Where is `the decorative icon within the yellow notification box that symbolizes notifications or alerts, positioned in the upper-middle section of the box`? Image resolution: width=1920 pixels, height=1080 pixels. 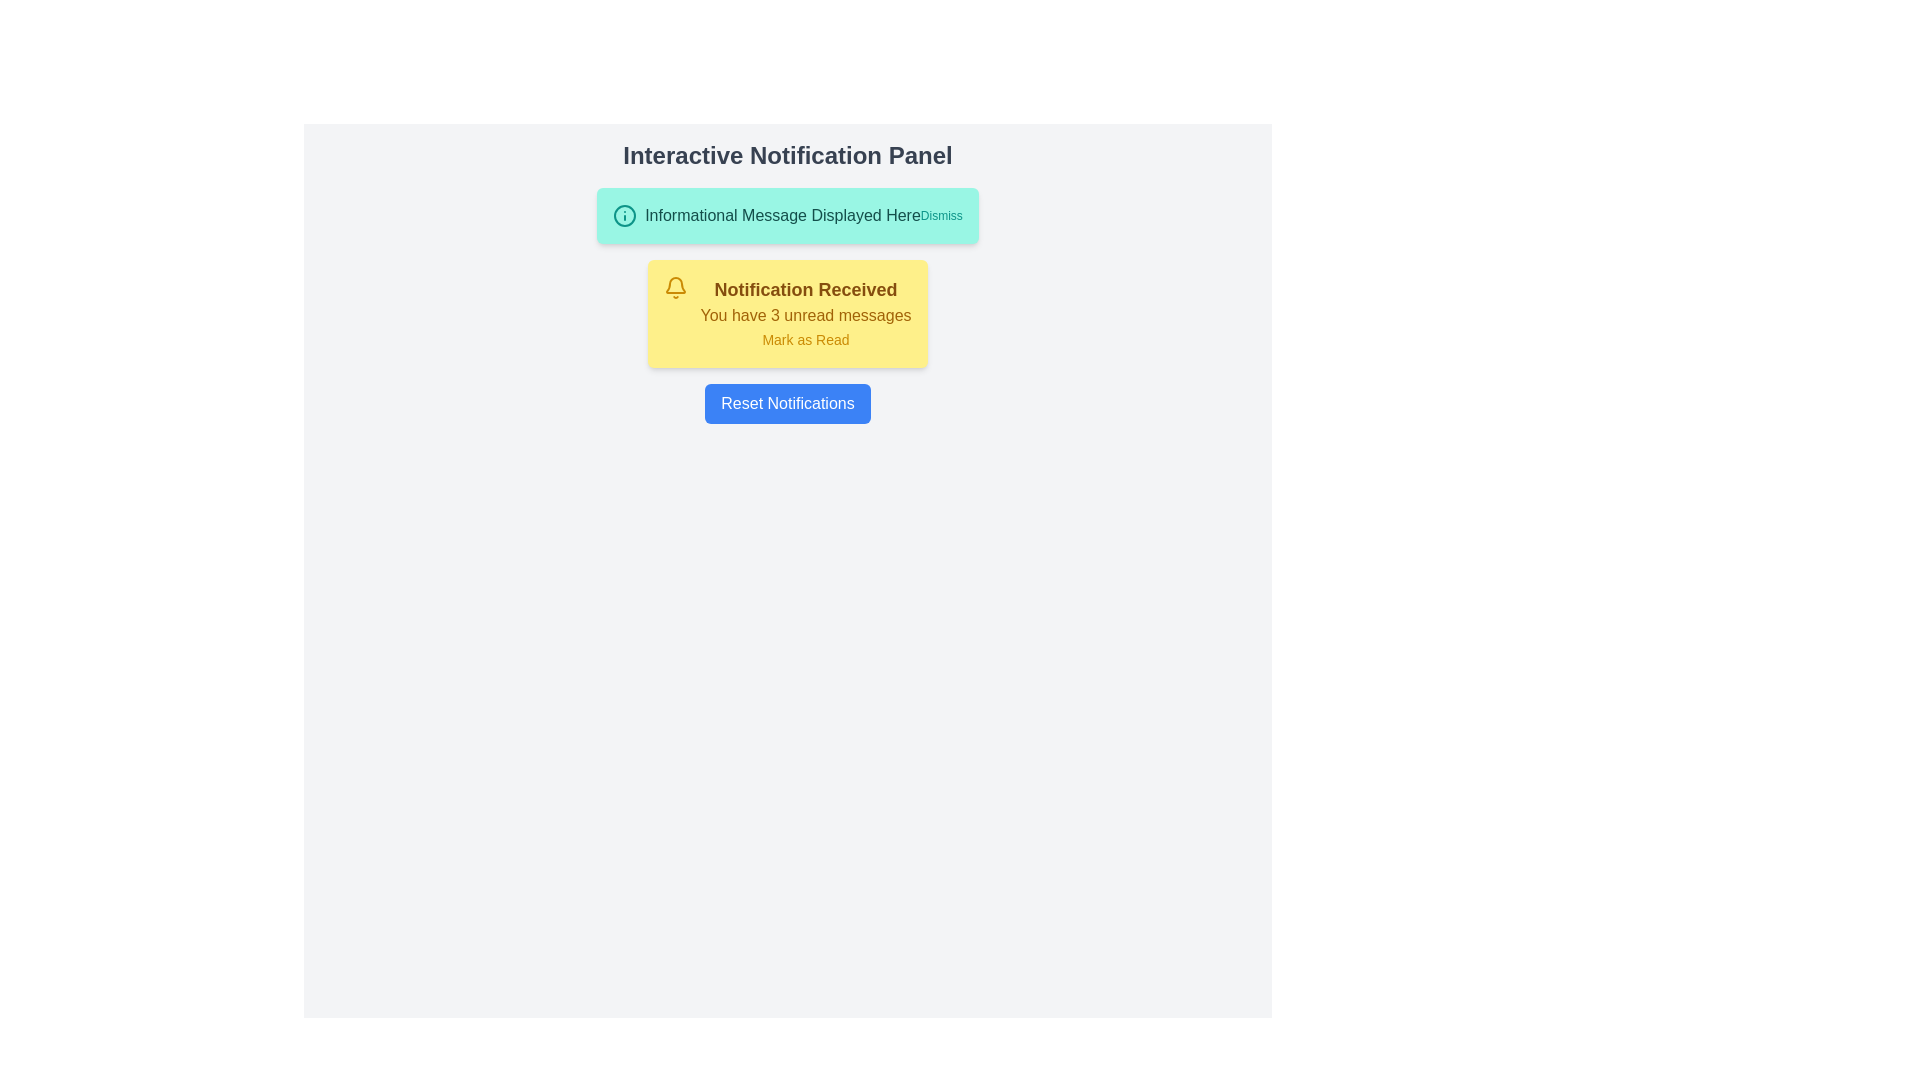
the decorative icon within the yellow notification box that symbolizes notifications or alerts, positioned in the upper-middle section of the box is located at coordinates (676, 285).